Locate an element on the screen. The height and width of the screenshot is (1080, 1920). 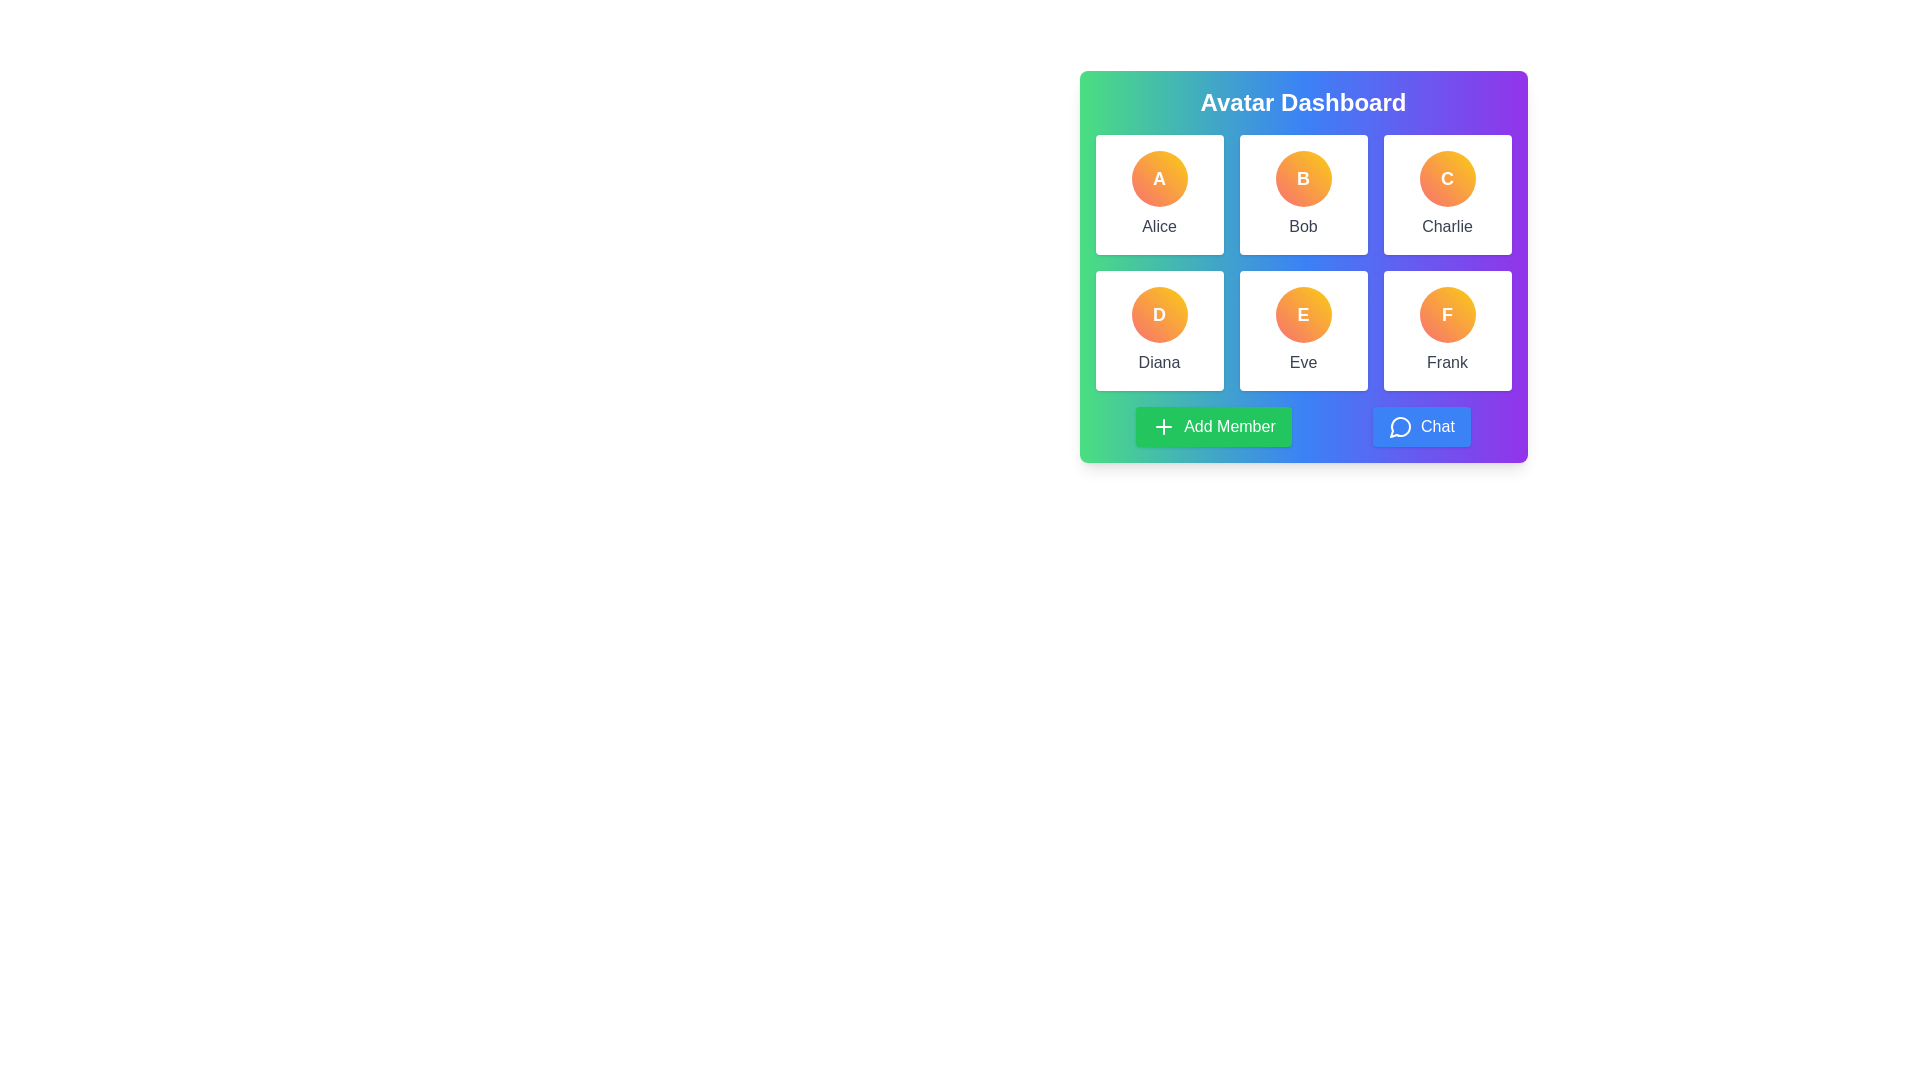
the user profile card, which displays an avatar and the user's name, located in the top row, third column of the 'Avatar Dashboard' section is located at coordinates (1447, 195).